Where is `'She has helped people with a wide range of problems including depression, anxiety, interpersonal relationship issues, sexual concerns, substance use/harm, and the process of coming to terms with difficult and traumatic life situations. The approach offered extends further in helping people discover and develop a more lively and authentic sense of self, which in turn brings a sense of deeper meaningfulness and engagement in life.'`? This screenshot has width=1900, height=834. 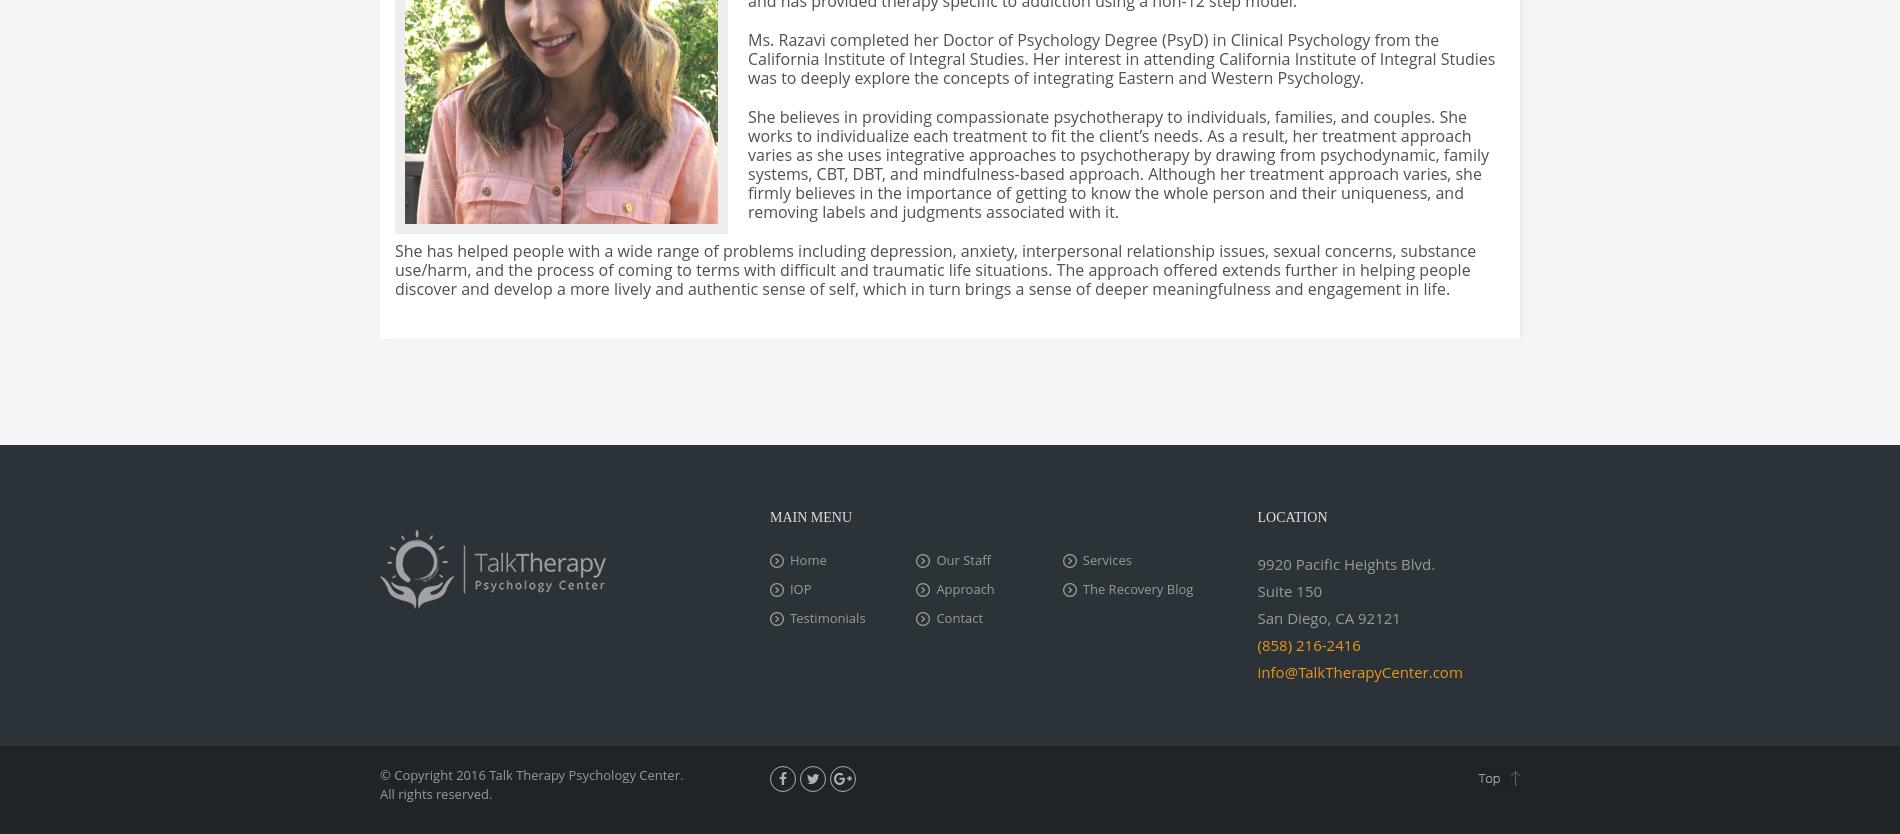
'She has helped people with a wide range of problems including depression, anxiety, interpersonal relationship issues, sexual concerns, substance use/harm, and the process of coming to terms with difficult and traumatic life situations. The approach offered extends further in helping people discover and develop a more lively and authentic sense of self, which in turn brings a sense of deeper meaningfulness and engagement in life.' is located at coordinates (934, 268).